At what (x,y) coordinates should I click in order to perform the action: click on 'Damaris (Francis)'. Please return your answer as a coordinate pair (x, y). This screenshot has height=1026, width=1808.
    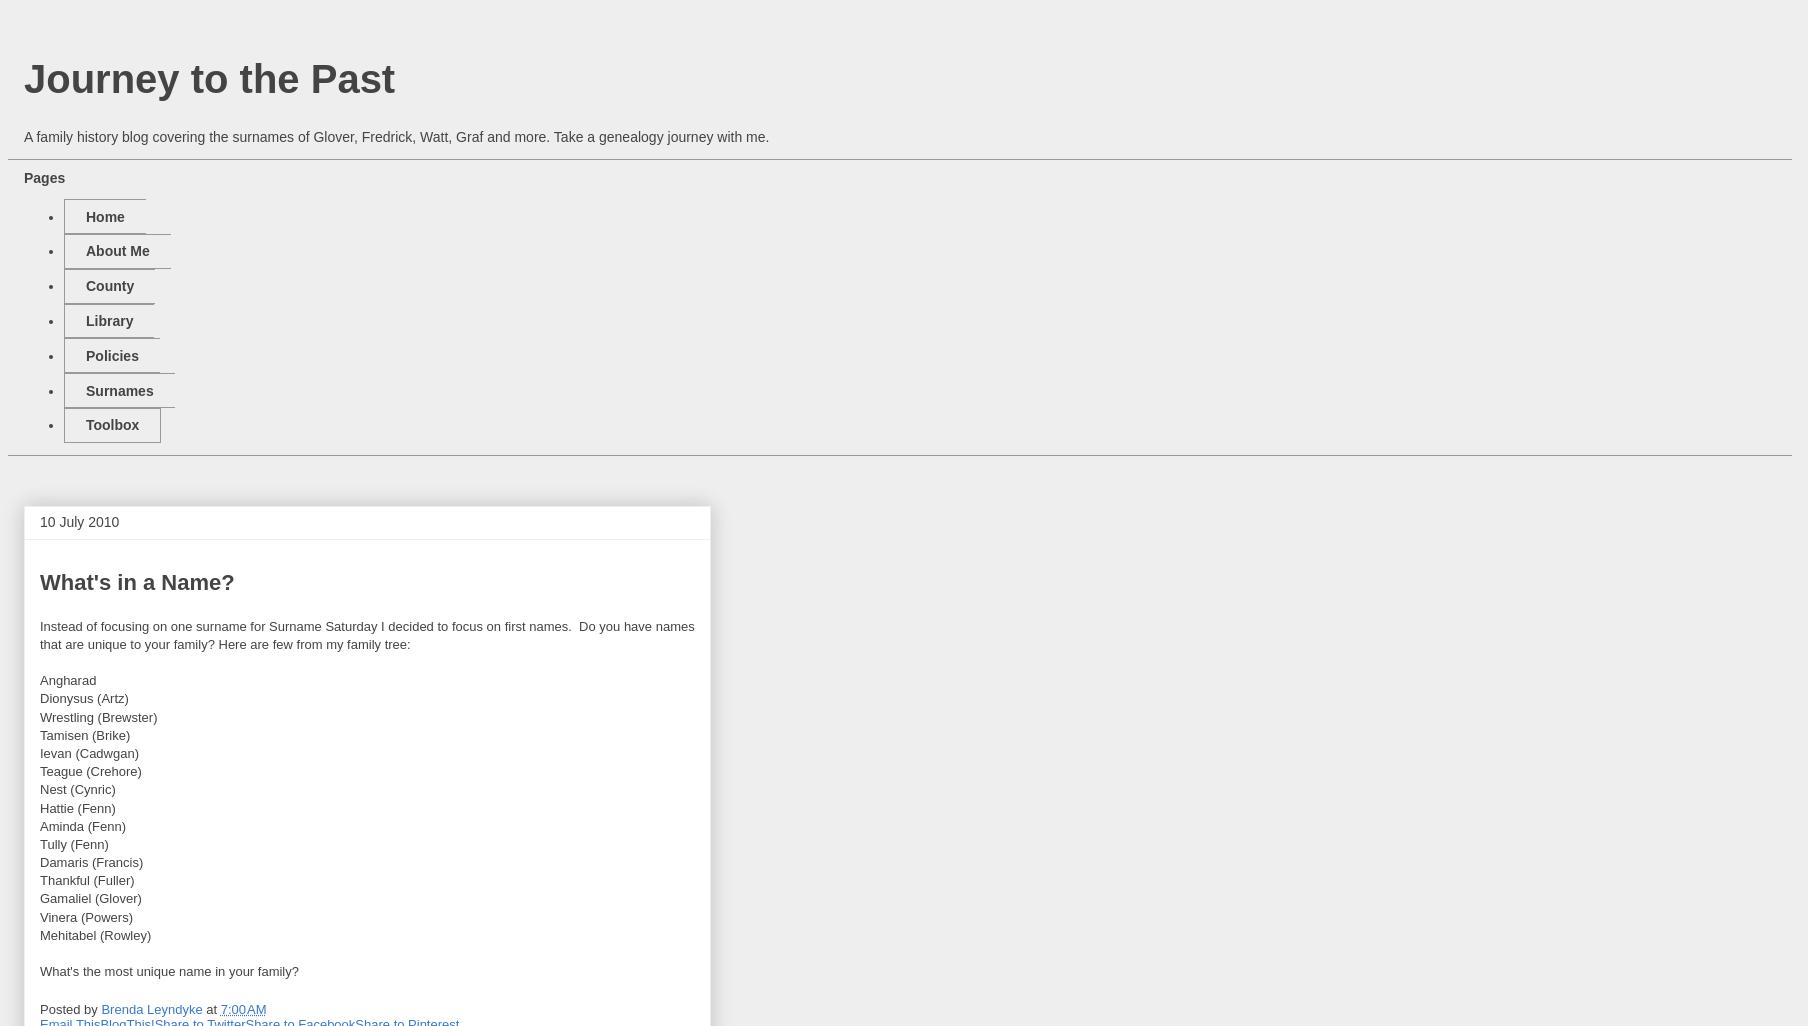
    Looking at the image, I should click on (90, 862).